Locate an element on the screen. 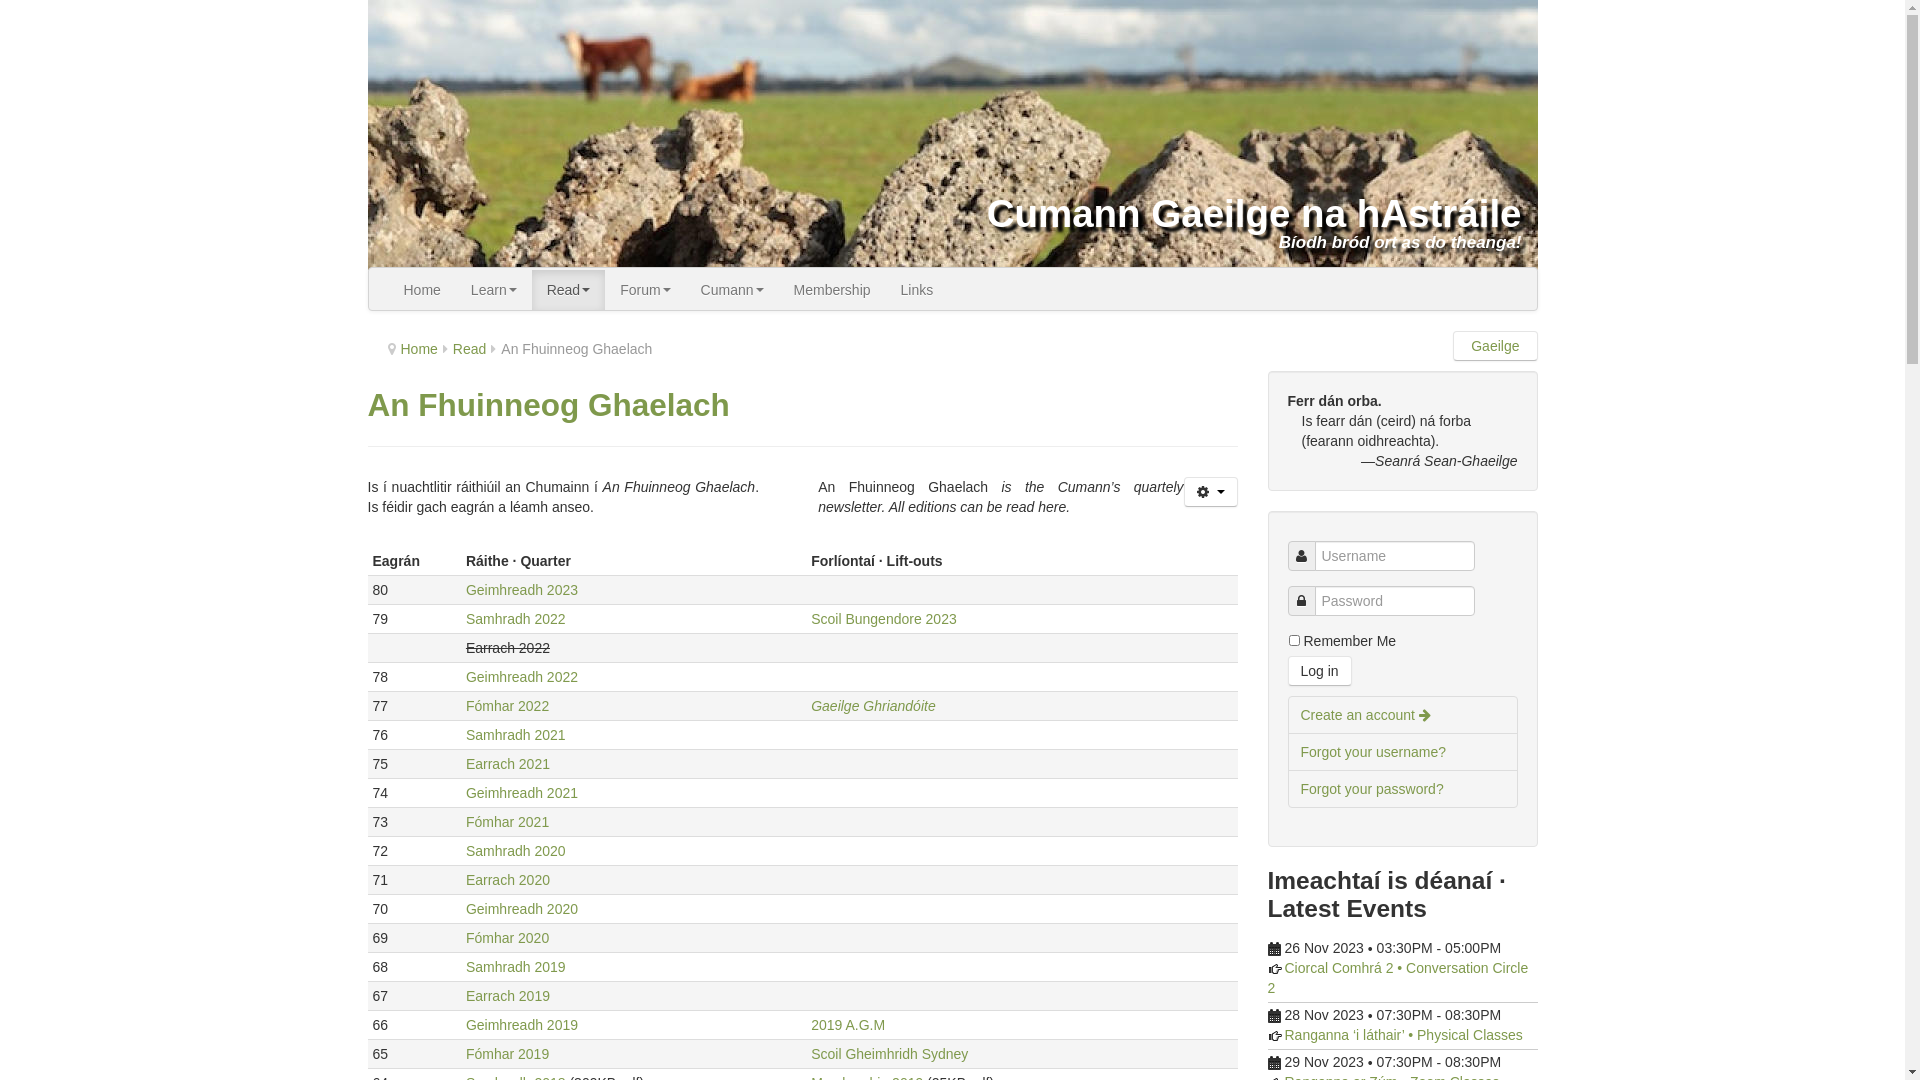 This screenshot has width=1920, height=1080. 'Gaeilge' is located at coordinates (1494, 345).